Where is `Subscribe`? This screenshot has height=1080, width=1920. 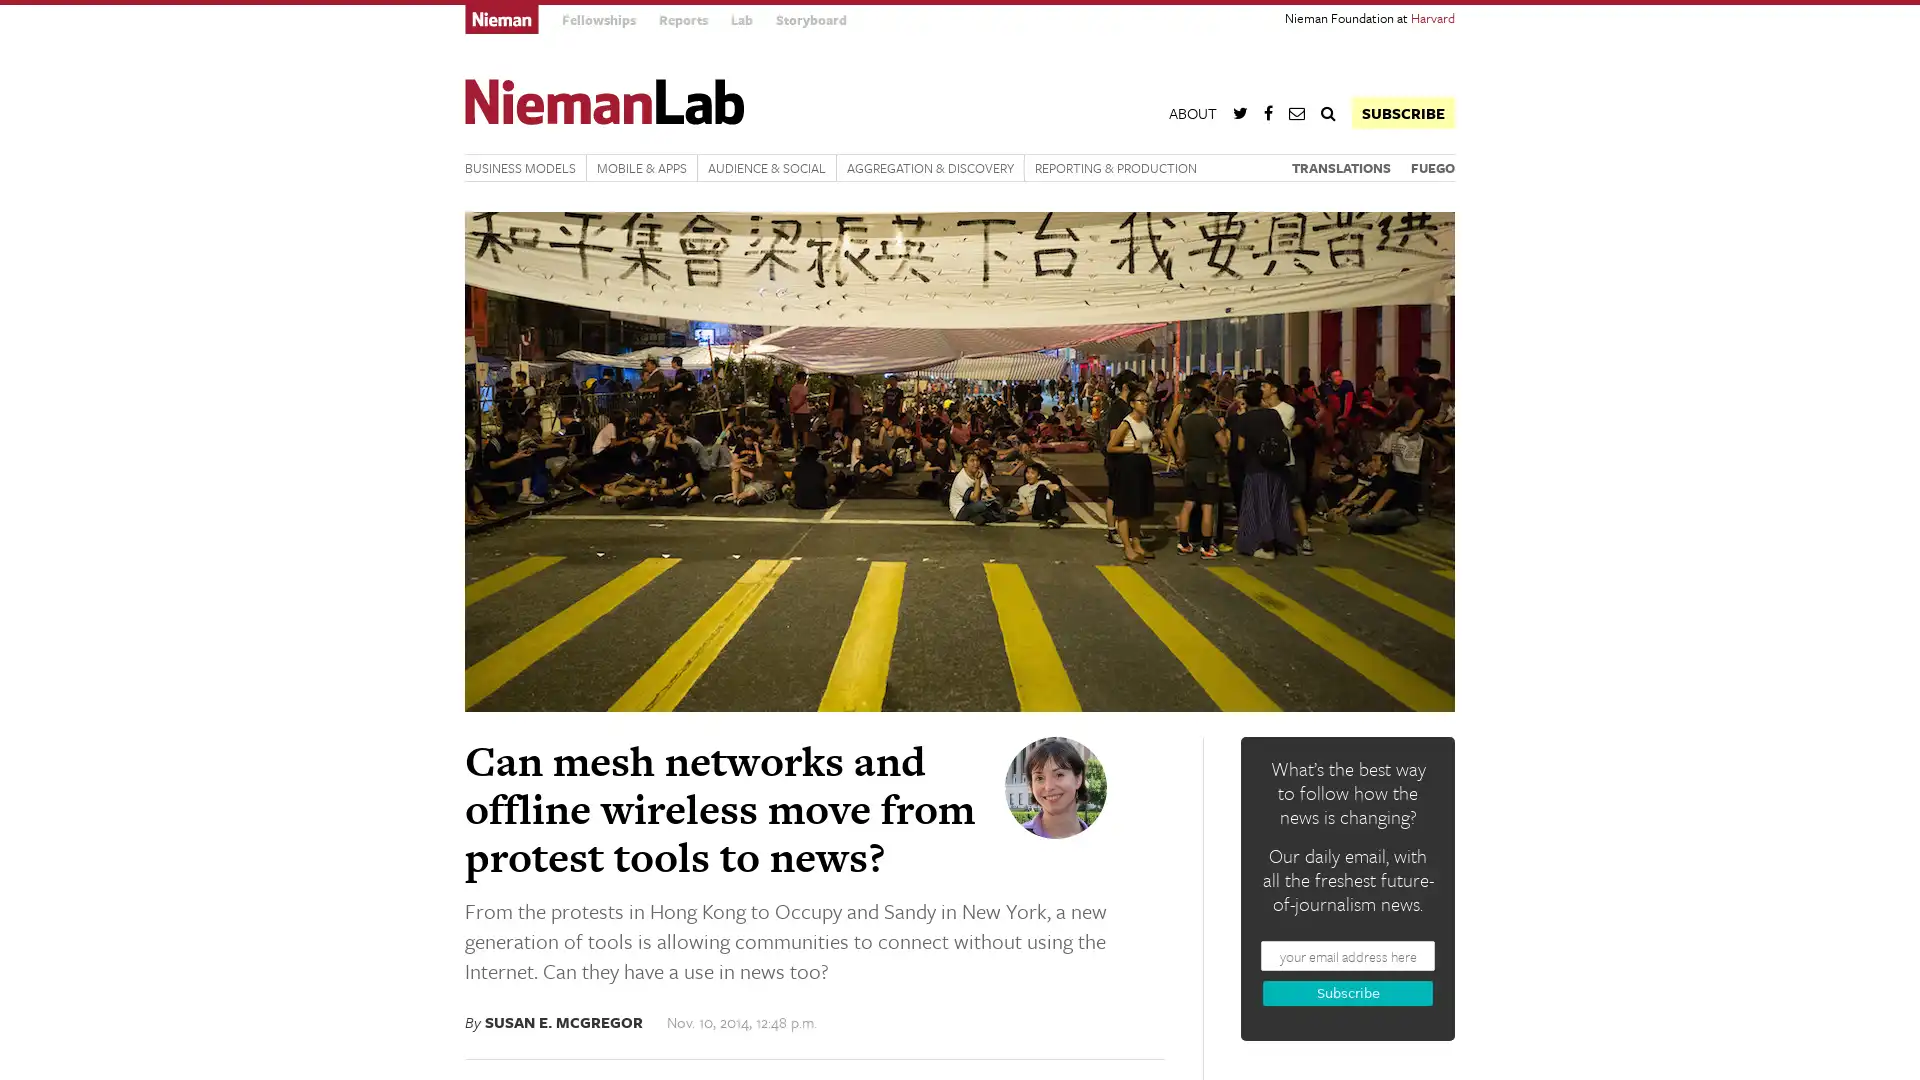 Subscribe is located at coordinates (1348, 993).